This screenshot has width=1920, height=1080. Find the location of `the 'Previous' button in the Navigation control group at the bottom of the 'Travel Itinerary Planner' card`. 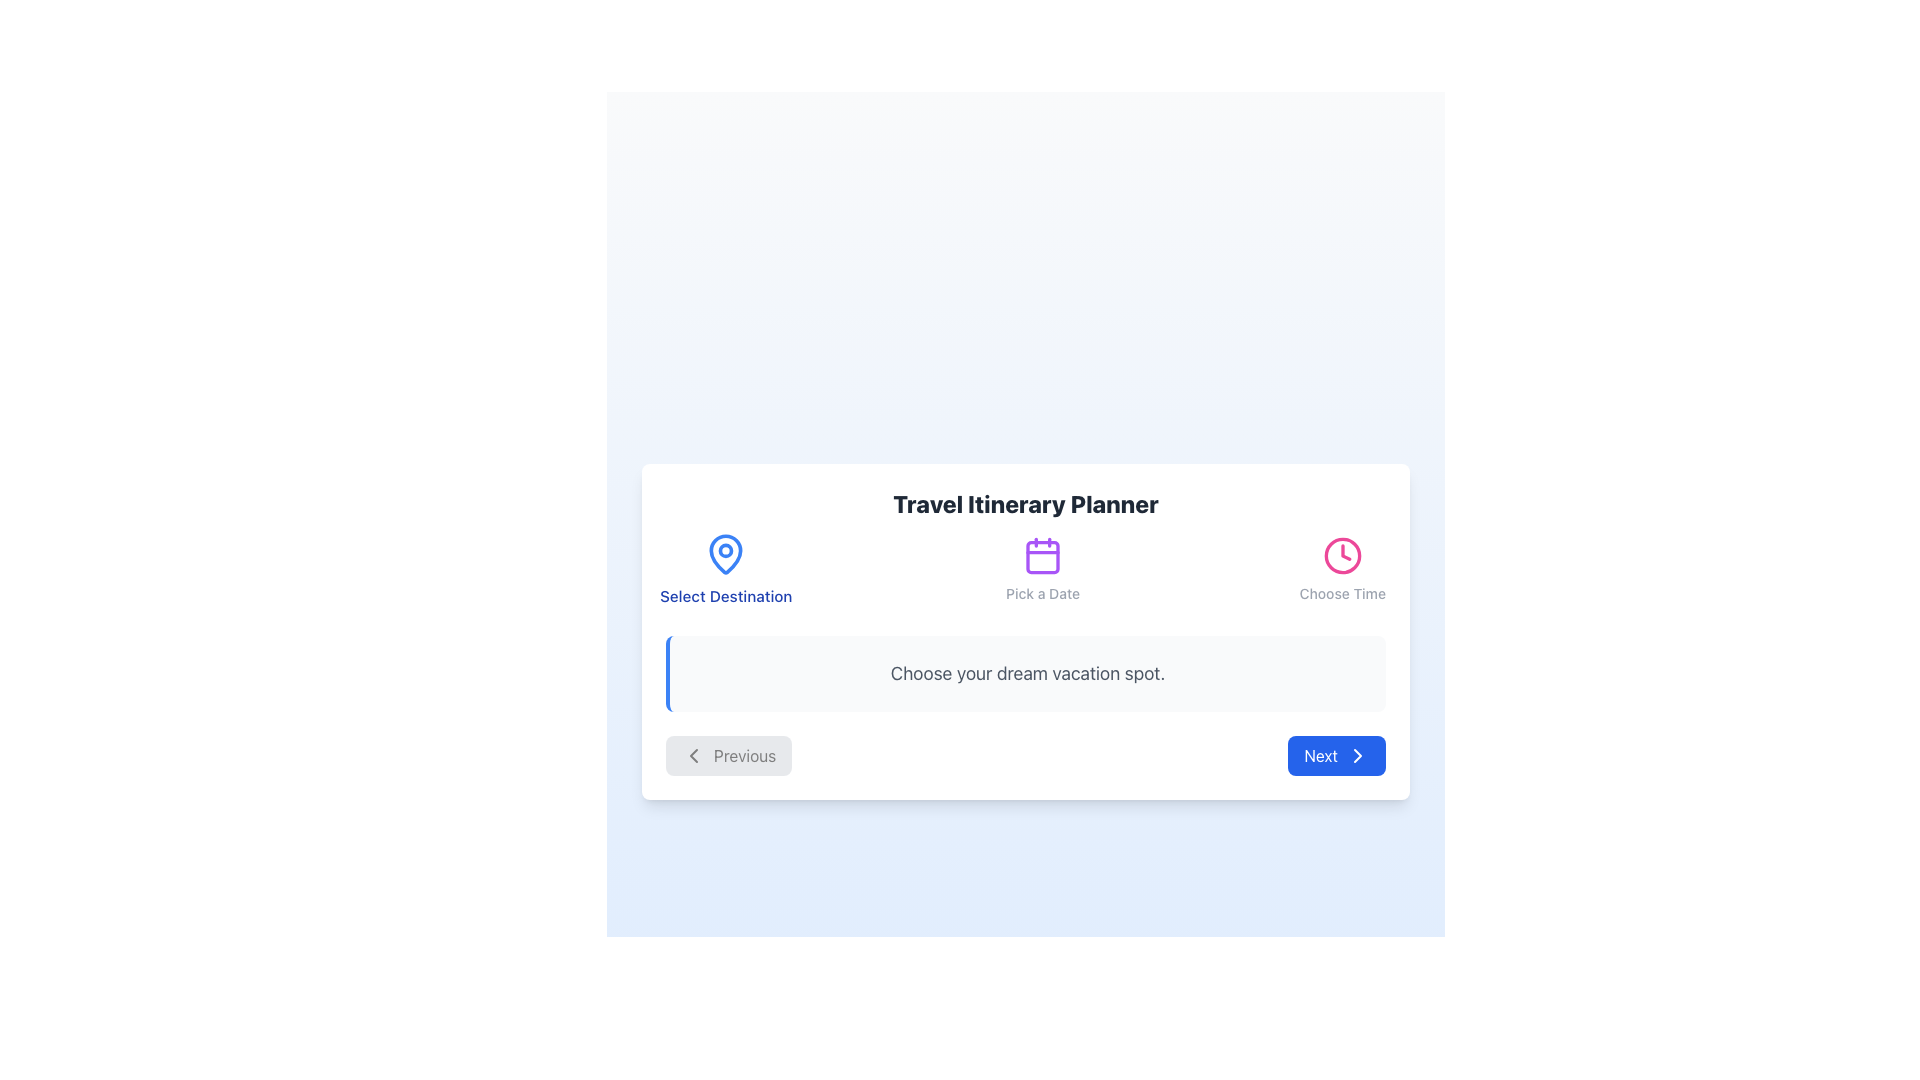

the 'Previous' button in the Navigation control group at the bottom of the 'Travel Itinerary Planner' card is located at coordinates (1026, 756).